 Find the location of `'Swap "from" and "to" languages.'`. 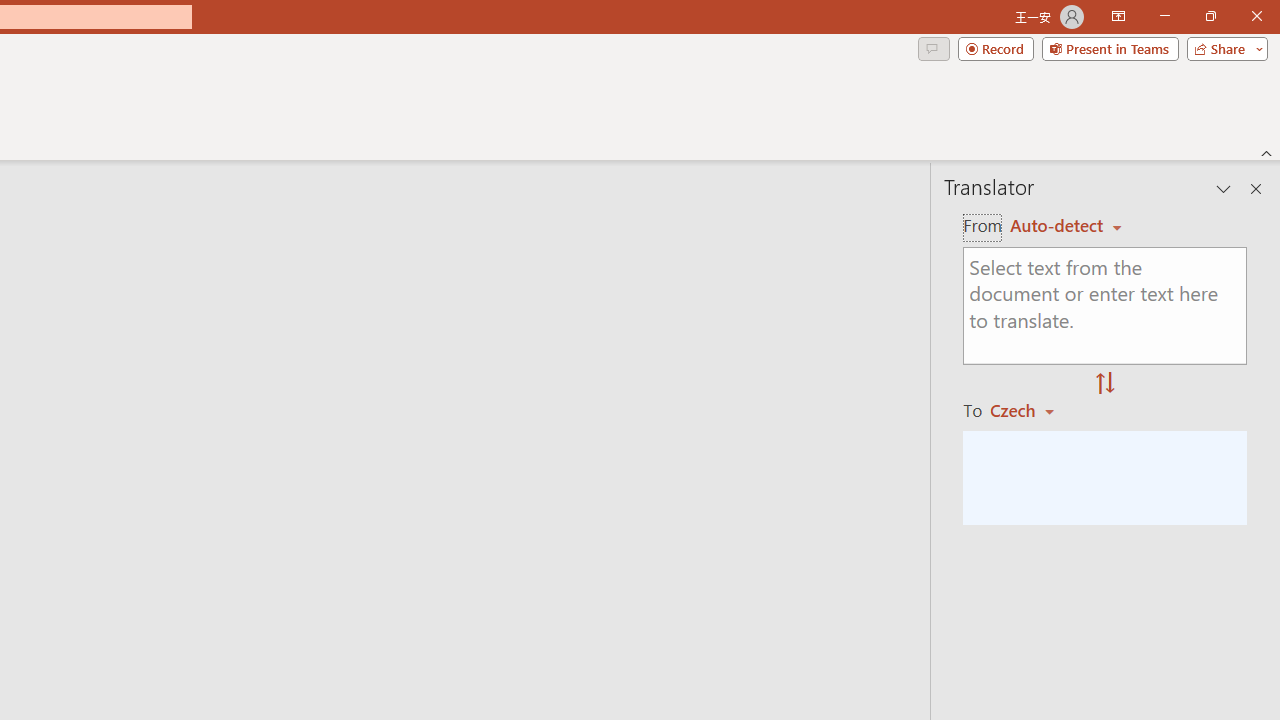

'Swap "from" and "to" languages.' is located at coordinates (1104, 384).